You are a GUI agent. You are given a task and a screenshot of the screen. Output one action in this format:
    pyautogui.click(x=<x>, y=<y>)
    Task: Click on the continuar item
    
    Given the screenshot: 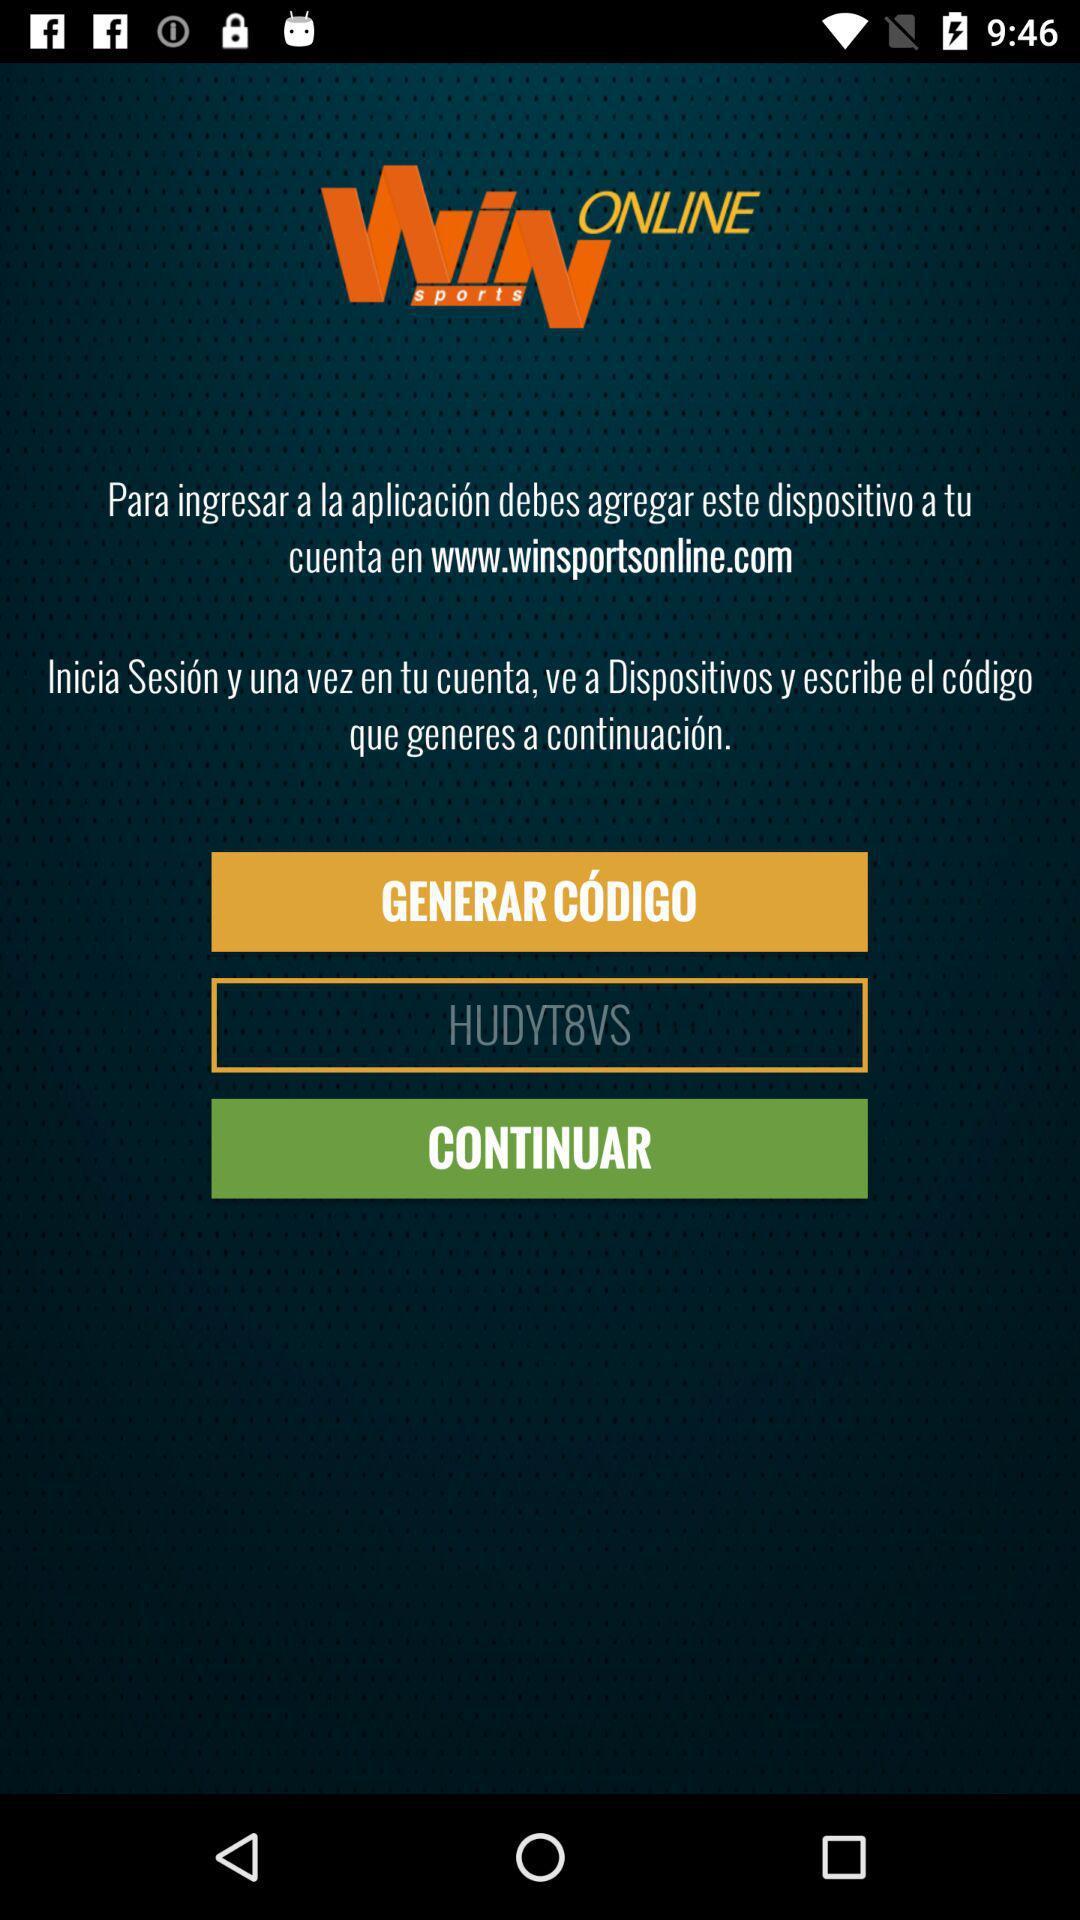 What is the action you would take?
    pyautogui.click(x=538, y=1148)
    